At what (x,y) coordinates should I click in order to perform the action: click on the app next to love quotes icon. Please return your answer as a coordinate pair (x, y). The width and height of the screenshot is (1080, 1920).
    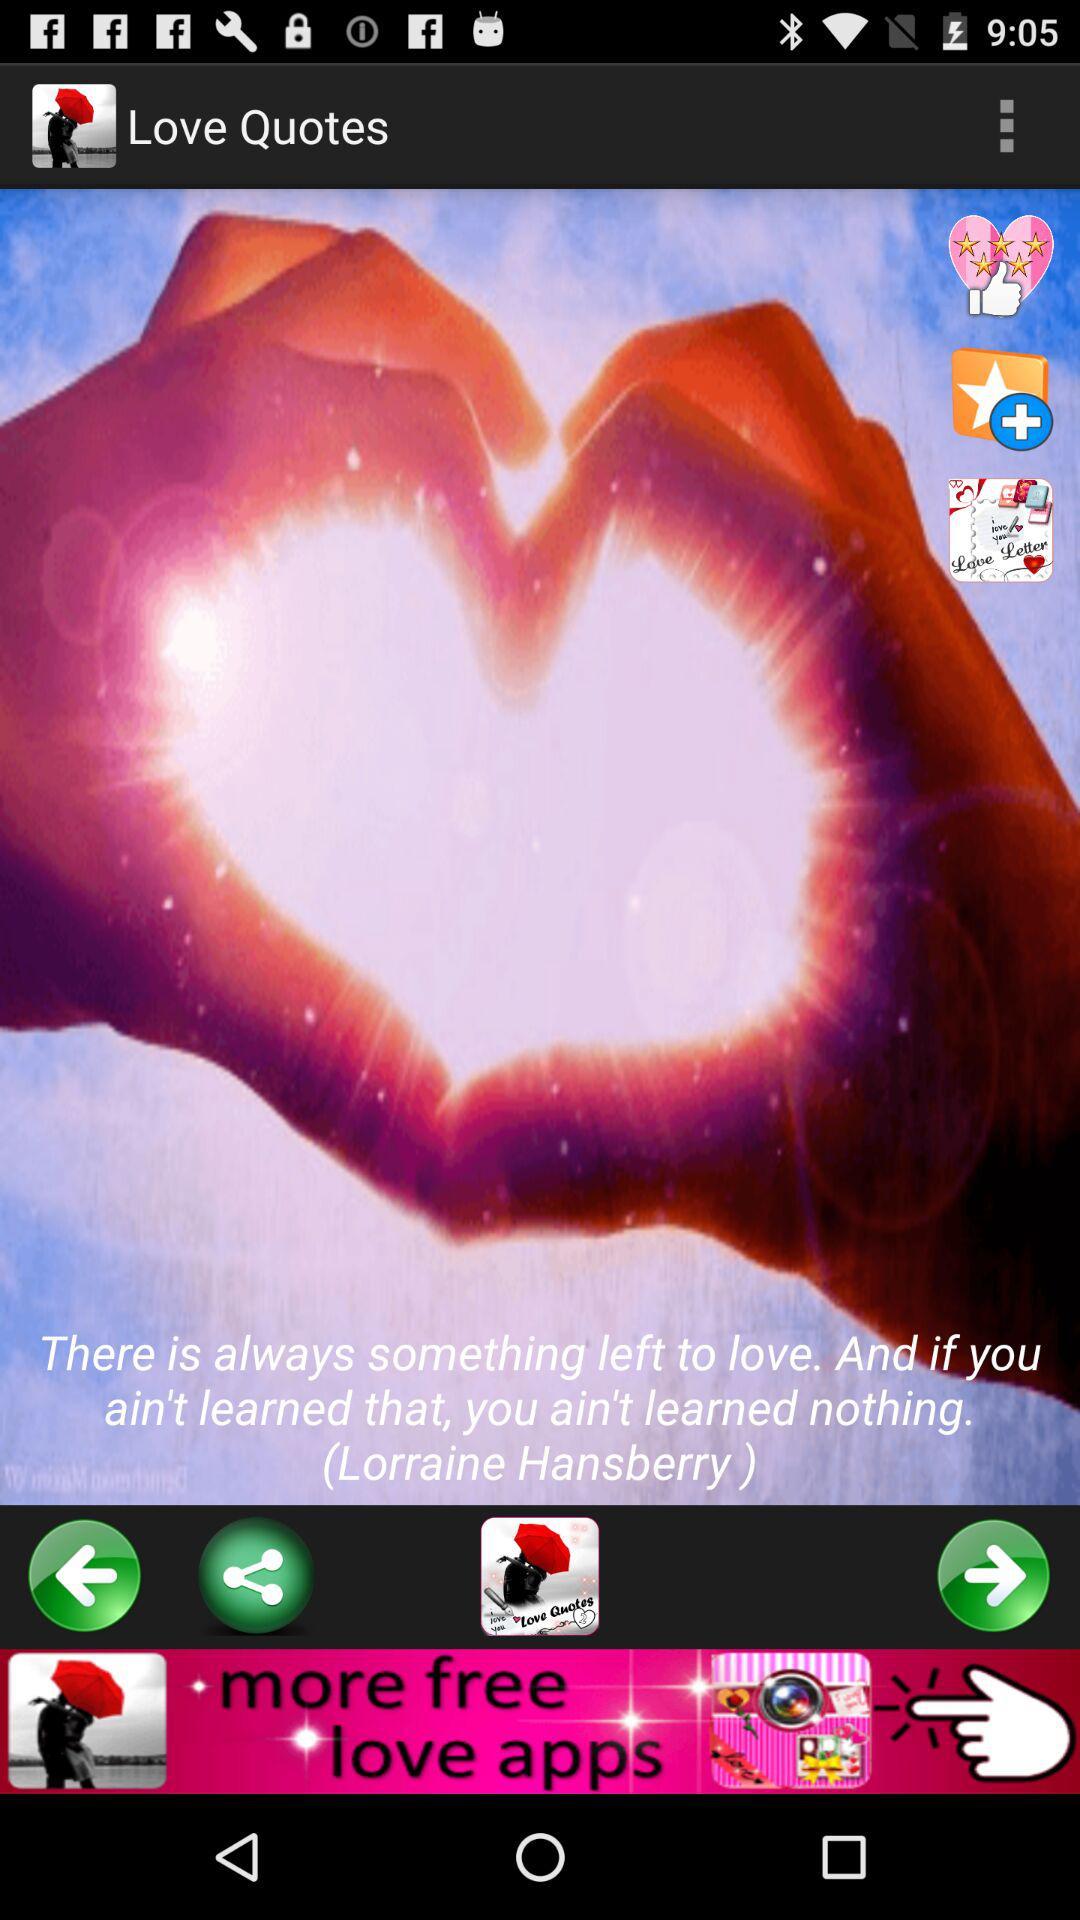
    Looking at the image, I should click on (1006, 124).